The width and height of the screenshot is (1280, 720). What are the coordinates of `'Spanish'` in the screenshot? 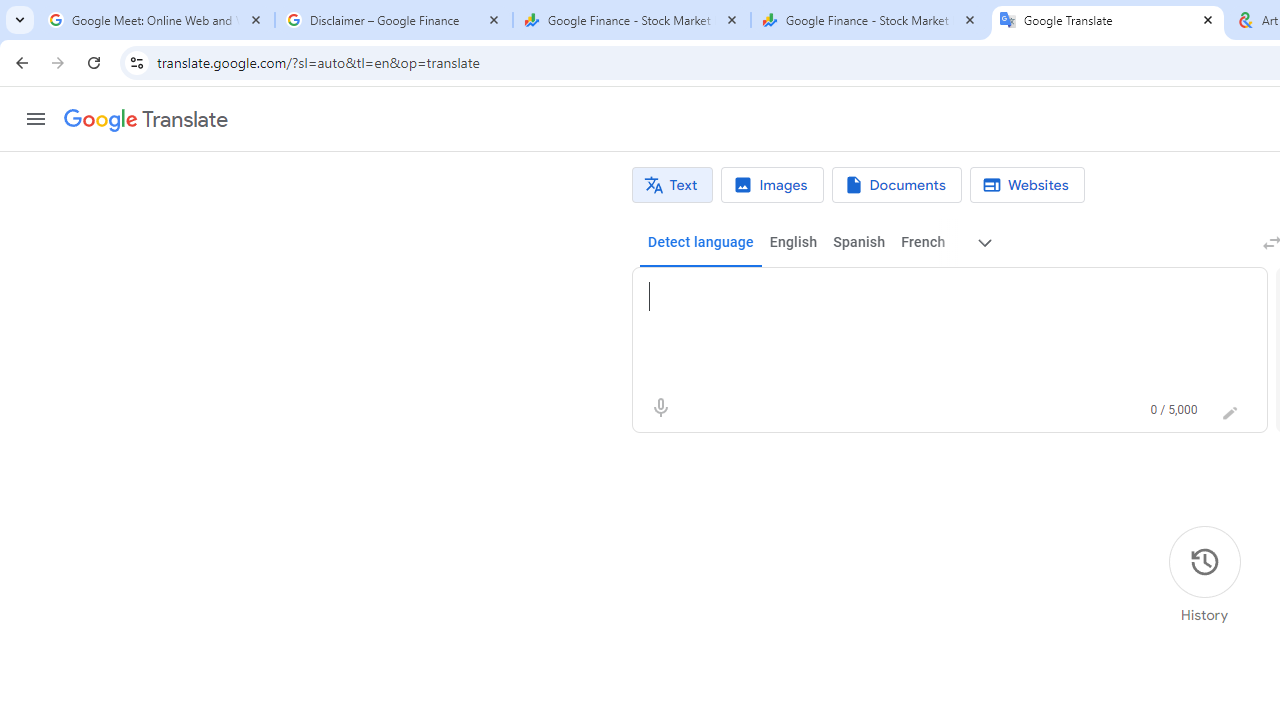 It's located at (858, 242).